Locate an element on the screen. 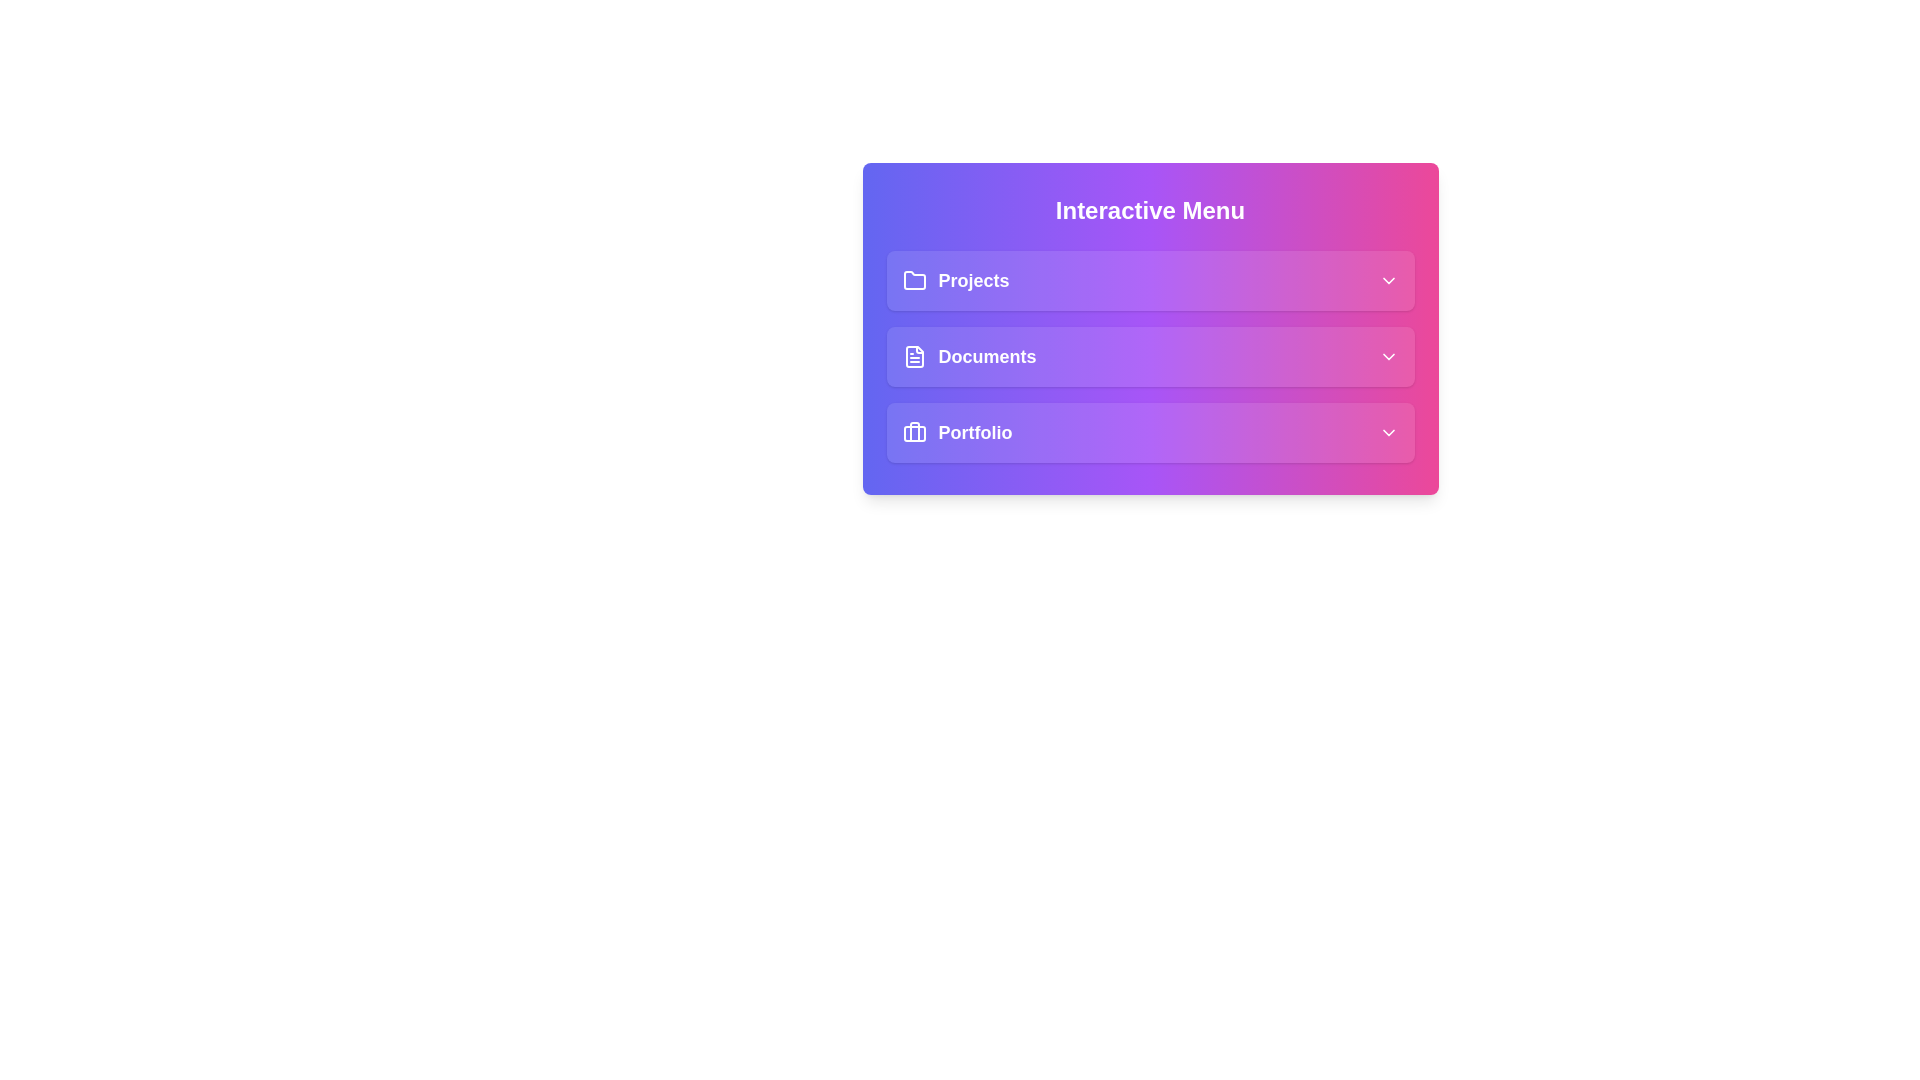 Image resolution: width=1920 pixels, height=1080 pixels. the purple folder icon with rounded corners, located at the top-left corner of the 'Projects' label in the interactive menu is located at coordinates (913, 281).